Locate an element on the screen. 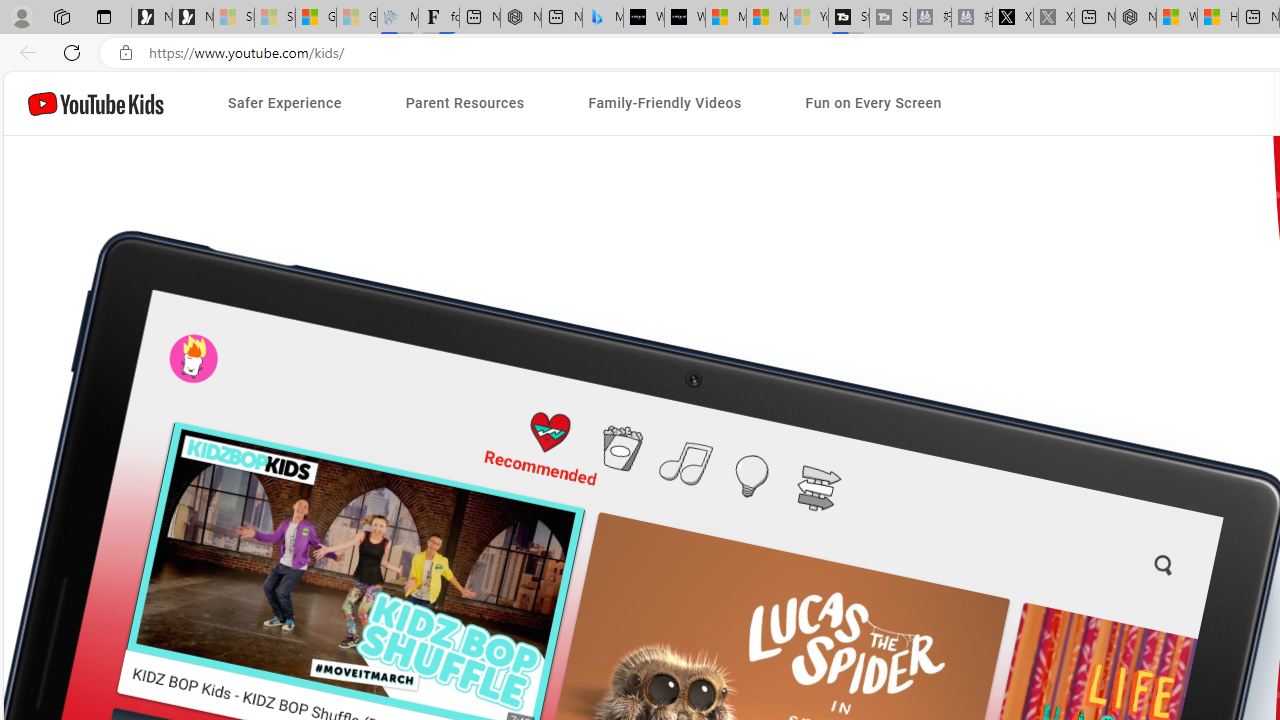  'Microsoft Bing Travel - Shangri-La Hotel Bangkok' is located at coordinates (601, 17).